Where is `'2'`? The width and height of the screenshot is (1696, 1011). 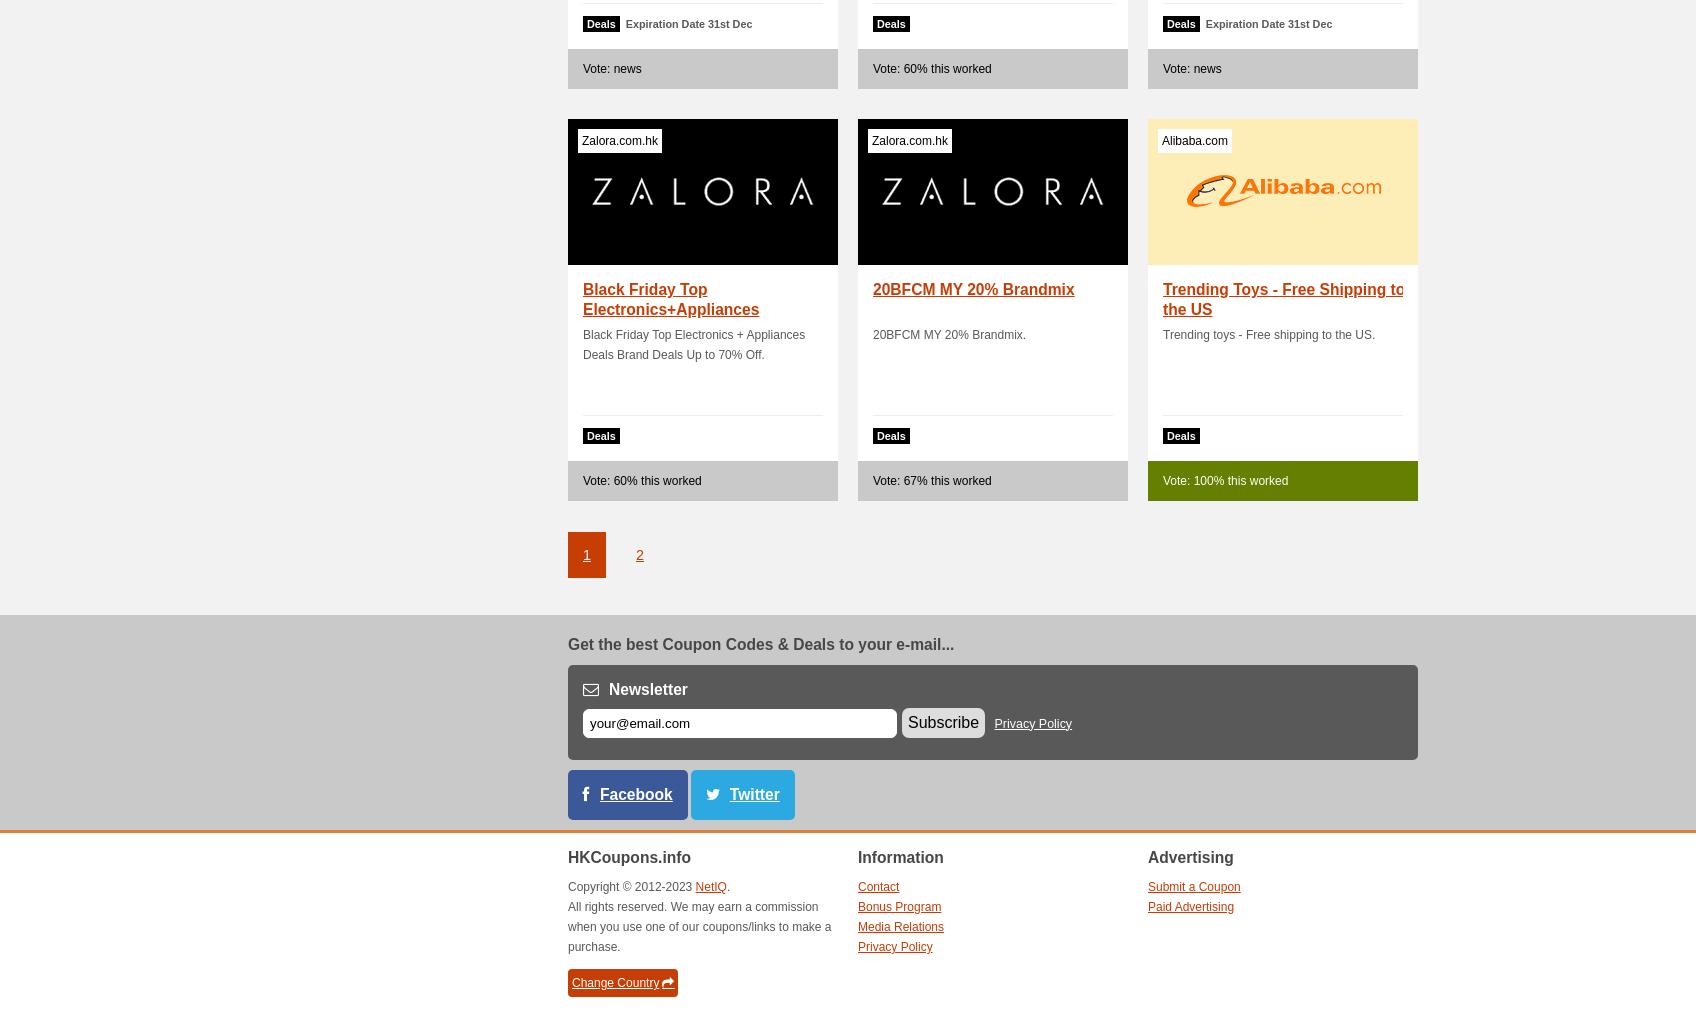
'2' is located at coordinates (639, 555).